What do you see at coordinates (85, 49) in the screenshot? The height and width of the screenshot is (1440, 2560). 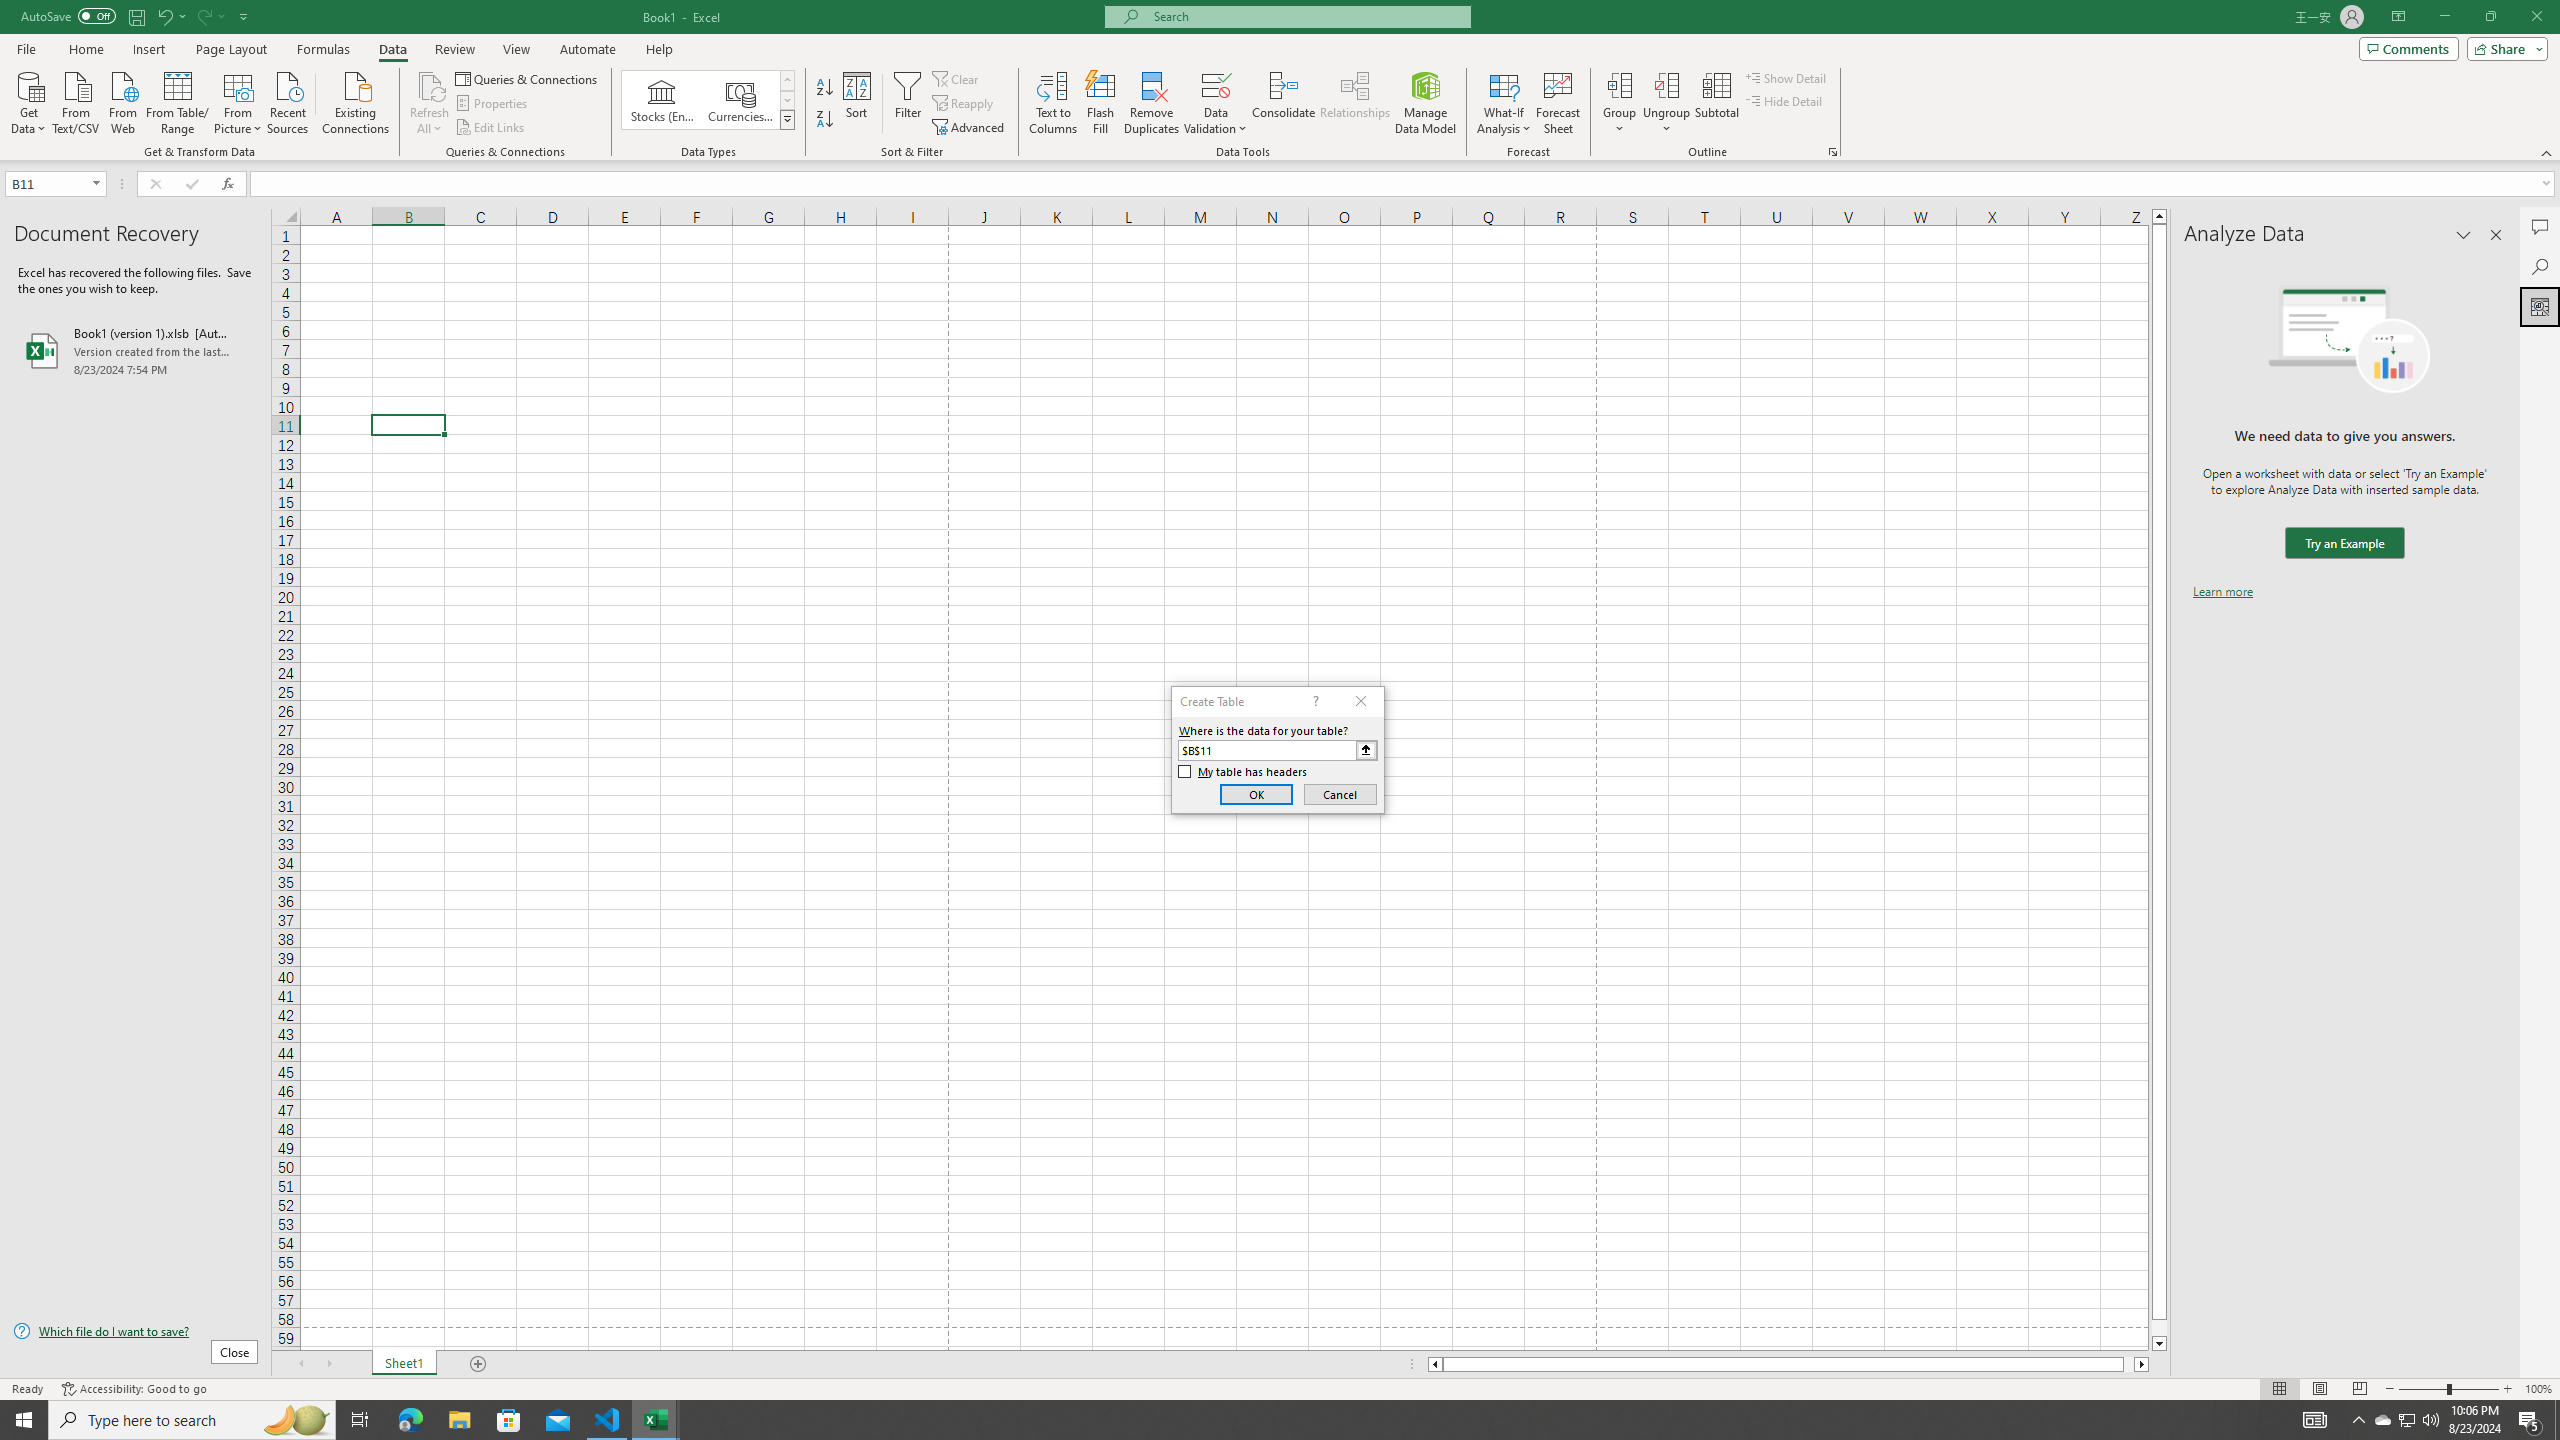 I see `'Home'` at bounding box center [85, 49].